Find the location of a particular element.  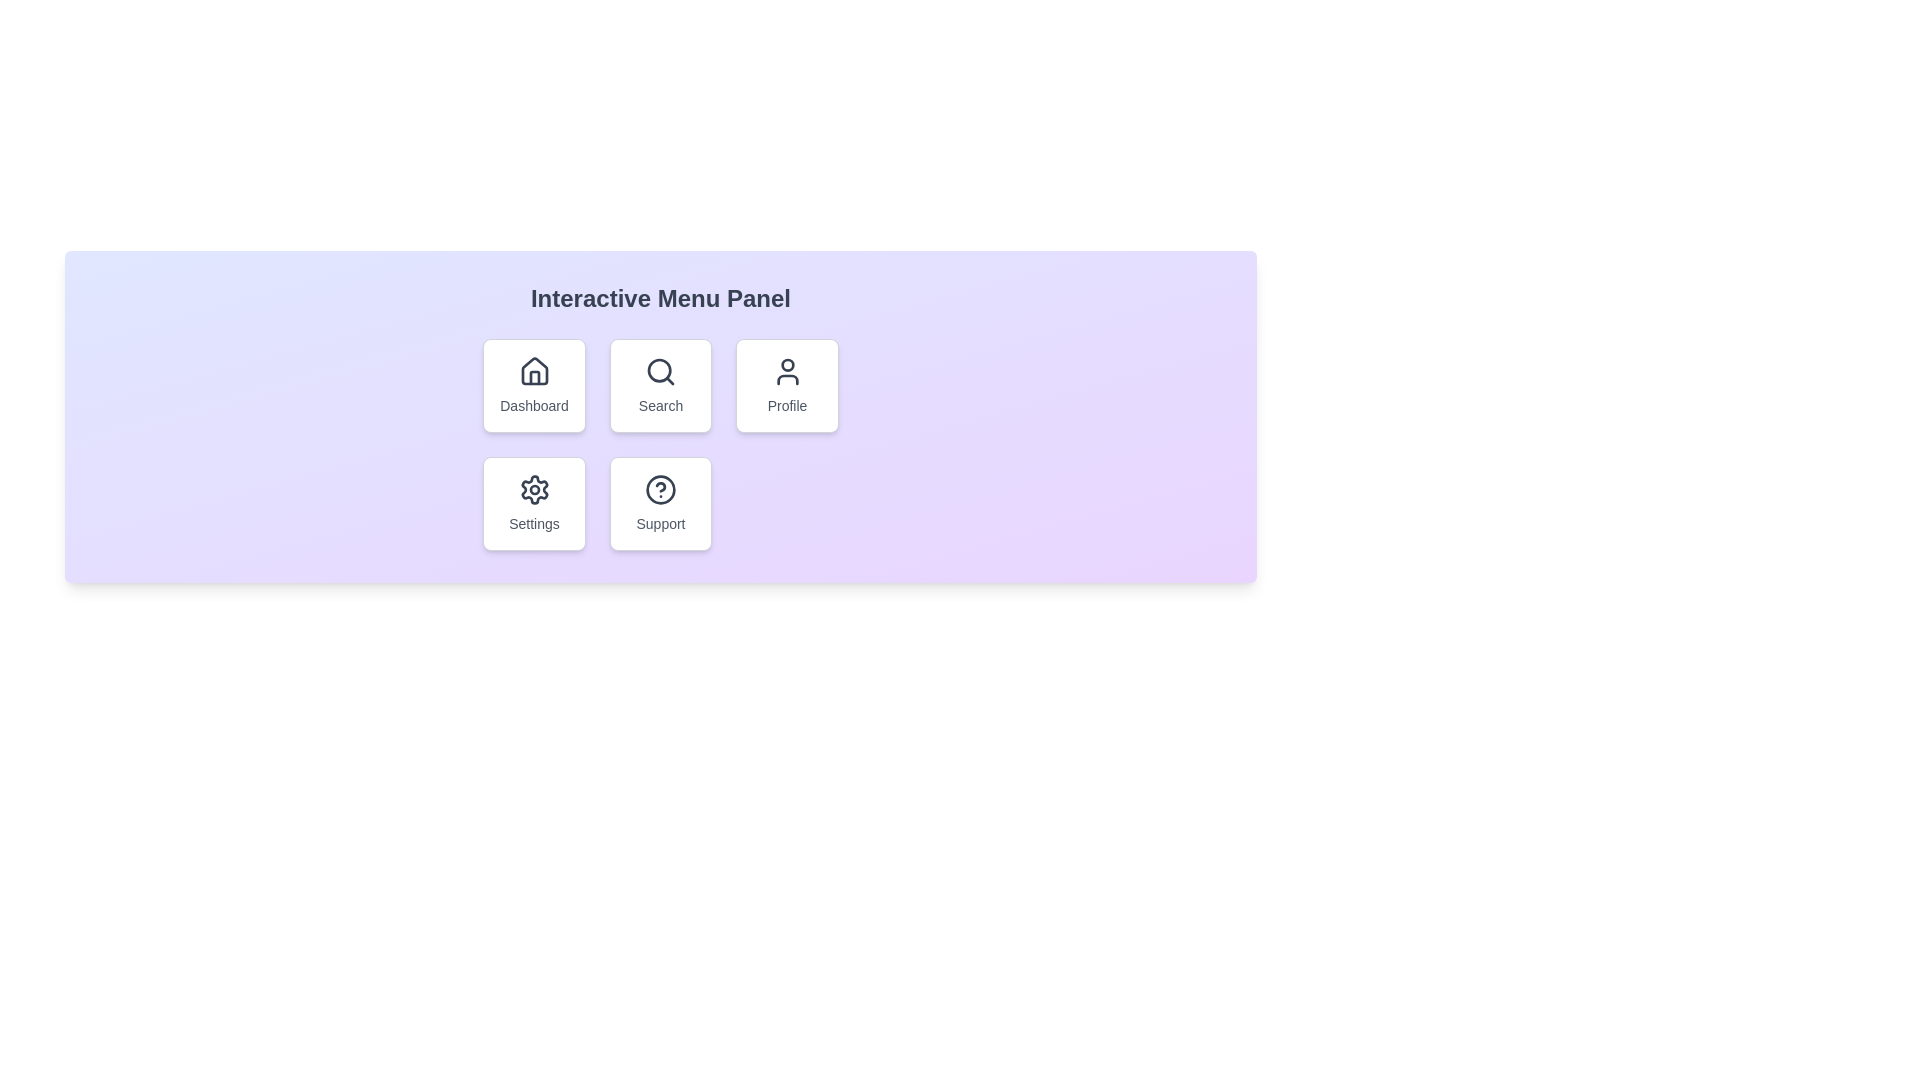

the circular SVG element that is part of the user icon within the 'Profile' button, located in the top-right quadrant of the interactive menu panel is located at coordinates (786, 365).